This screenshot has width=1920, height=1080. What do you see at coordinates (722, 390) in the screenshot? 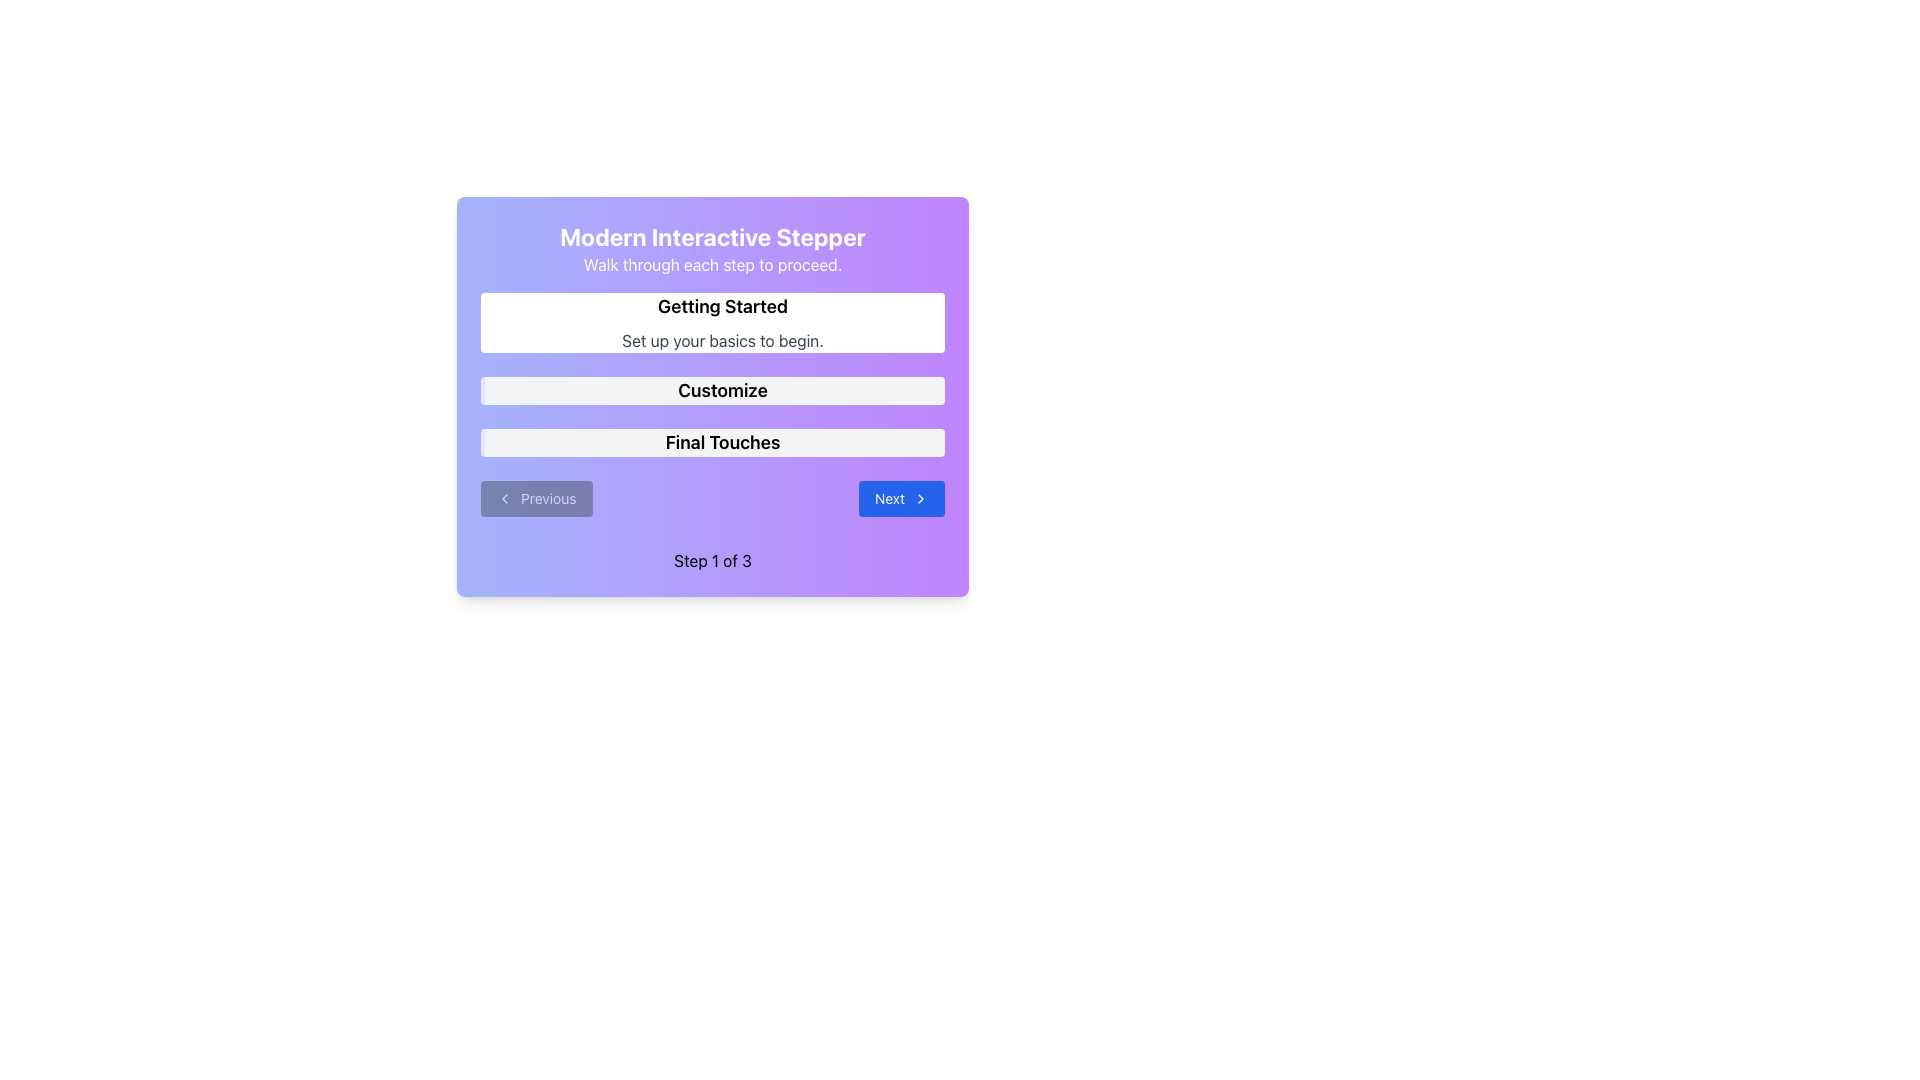
I see `the 'Customize' text label, which is a bold black font element in the stepper interface, positioned at the center of the second step` at bounding box center [722, 390].